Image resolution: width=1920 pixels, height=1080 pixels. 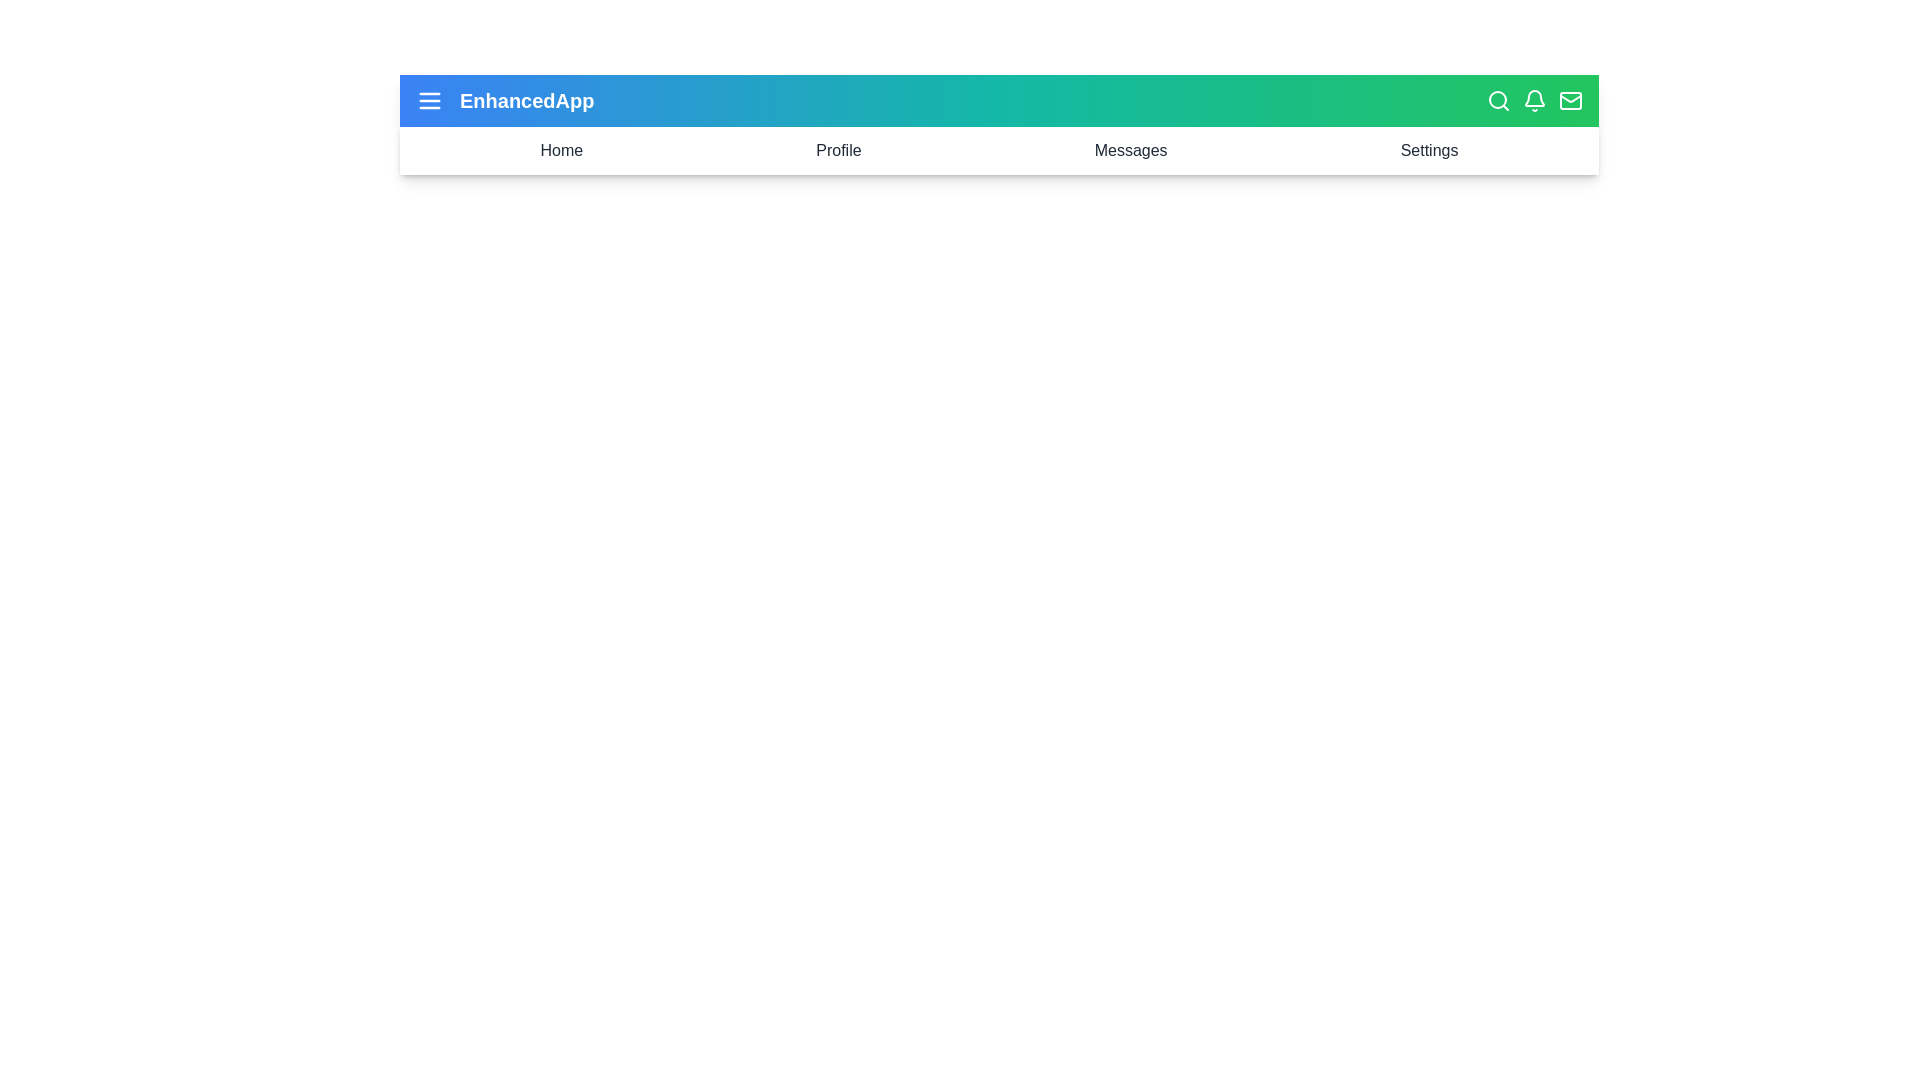 I want to click on the bell icon to view notifications, so click(x=1534, y=100).